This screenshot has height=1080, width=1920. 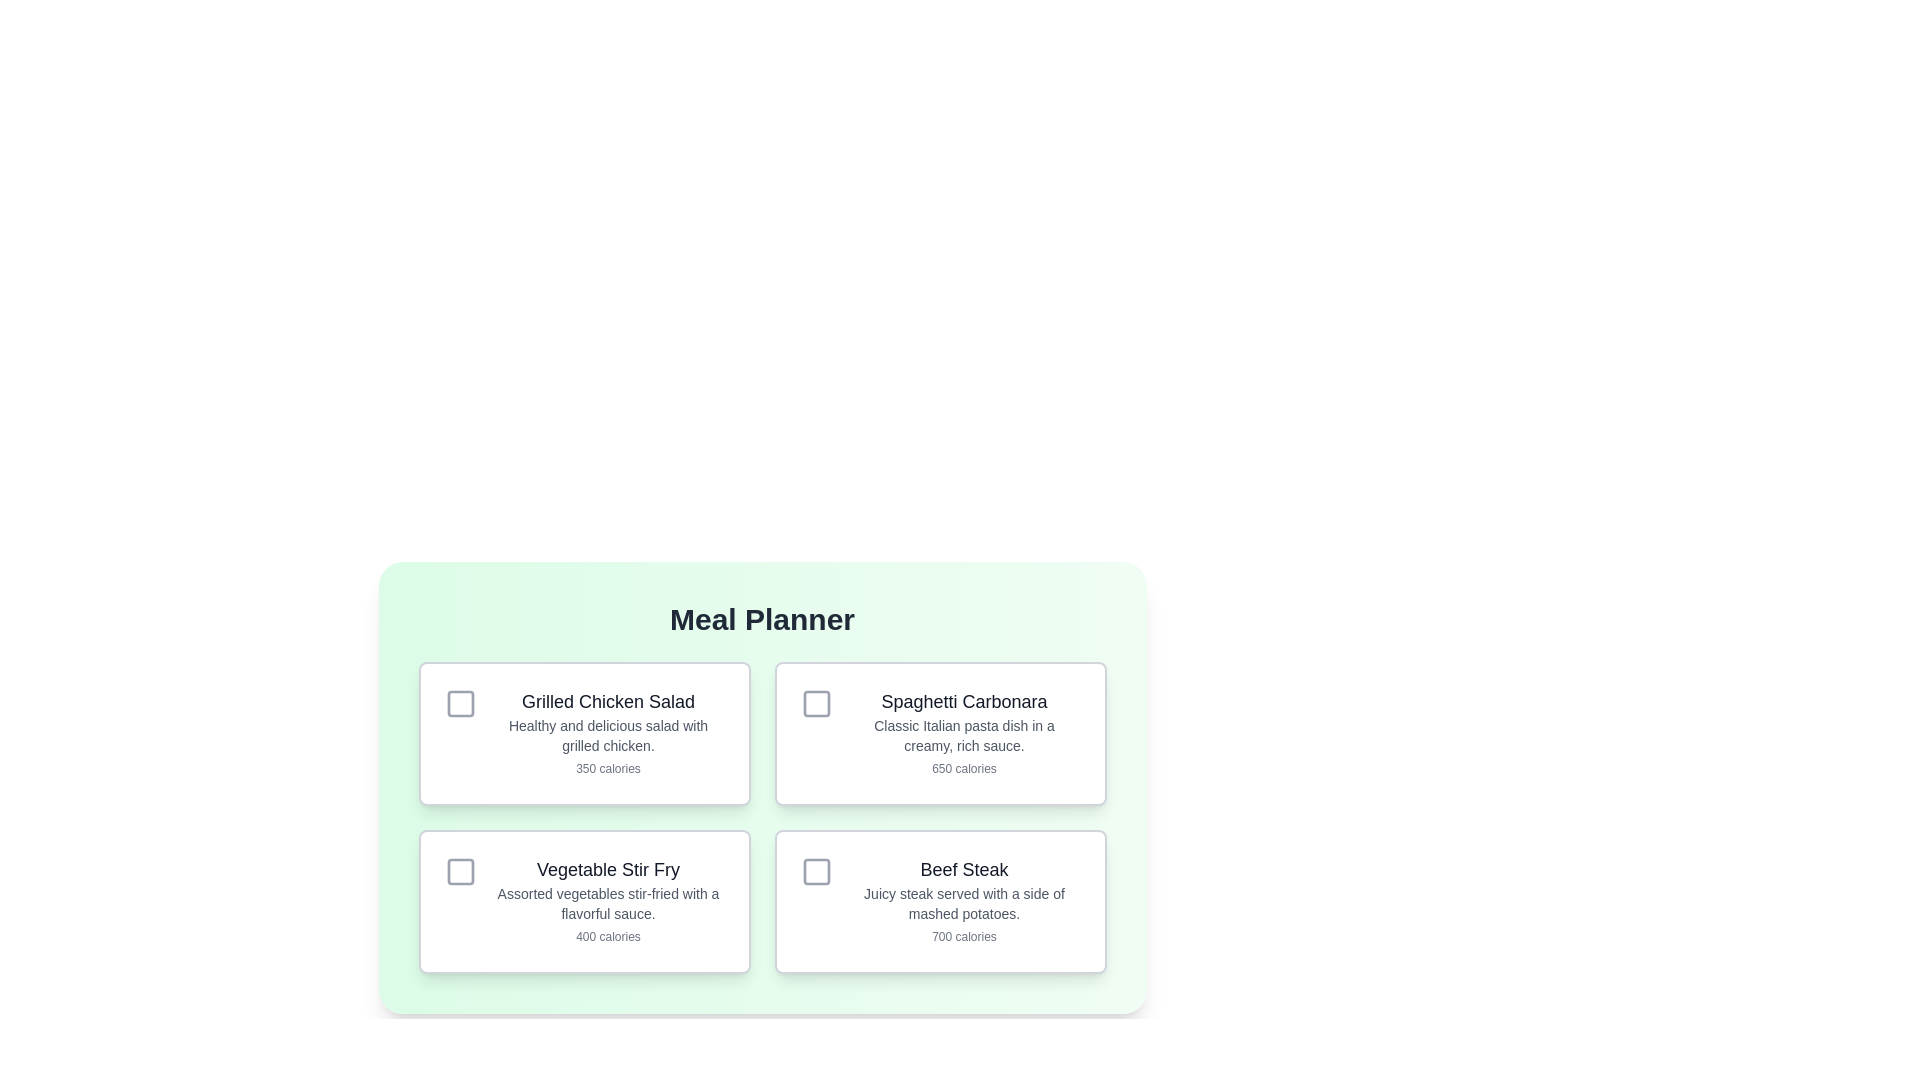 I want to click on the center of the checkbox located within the card labeled 'Spaghetti Carbonara', so click(x=816, y=703).